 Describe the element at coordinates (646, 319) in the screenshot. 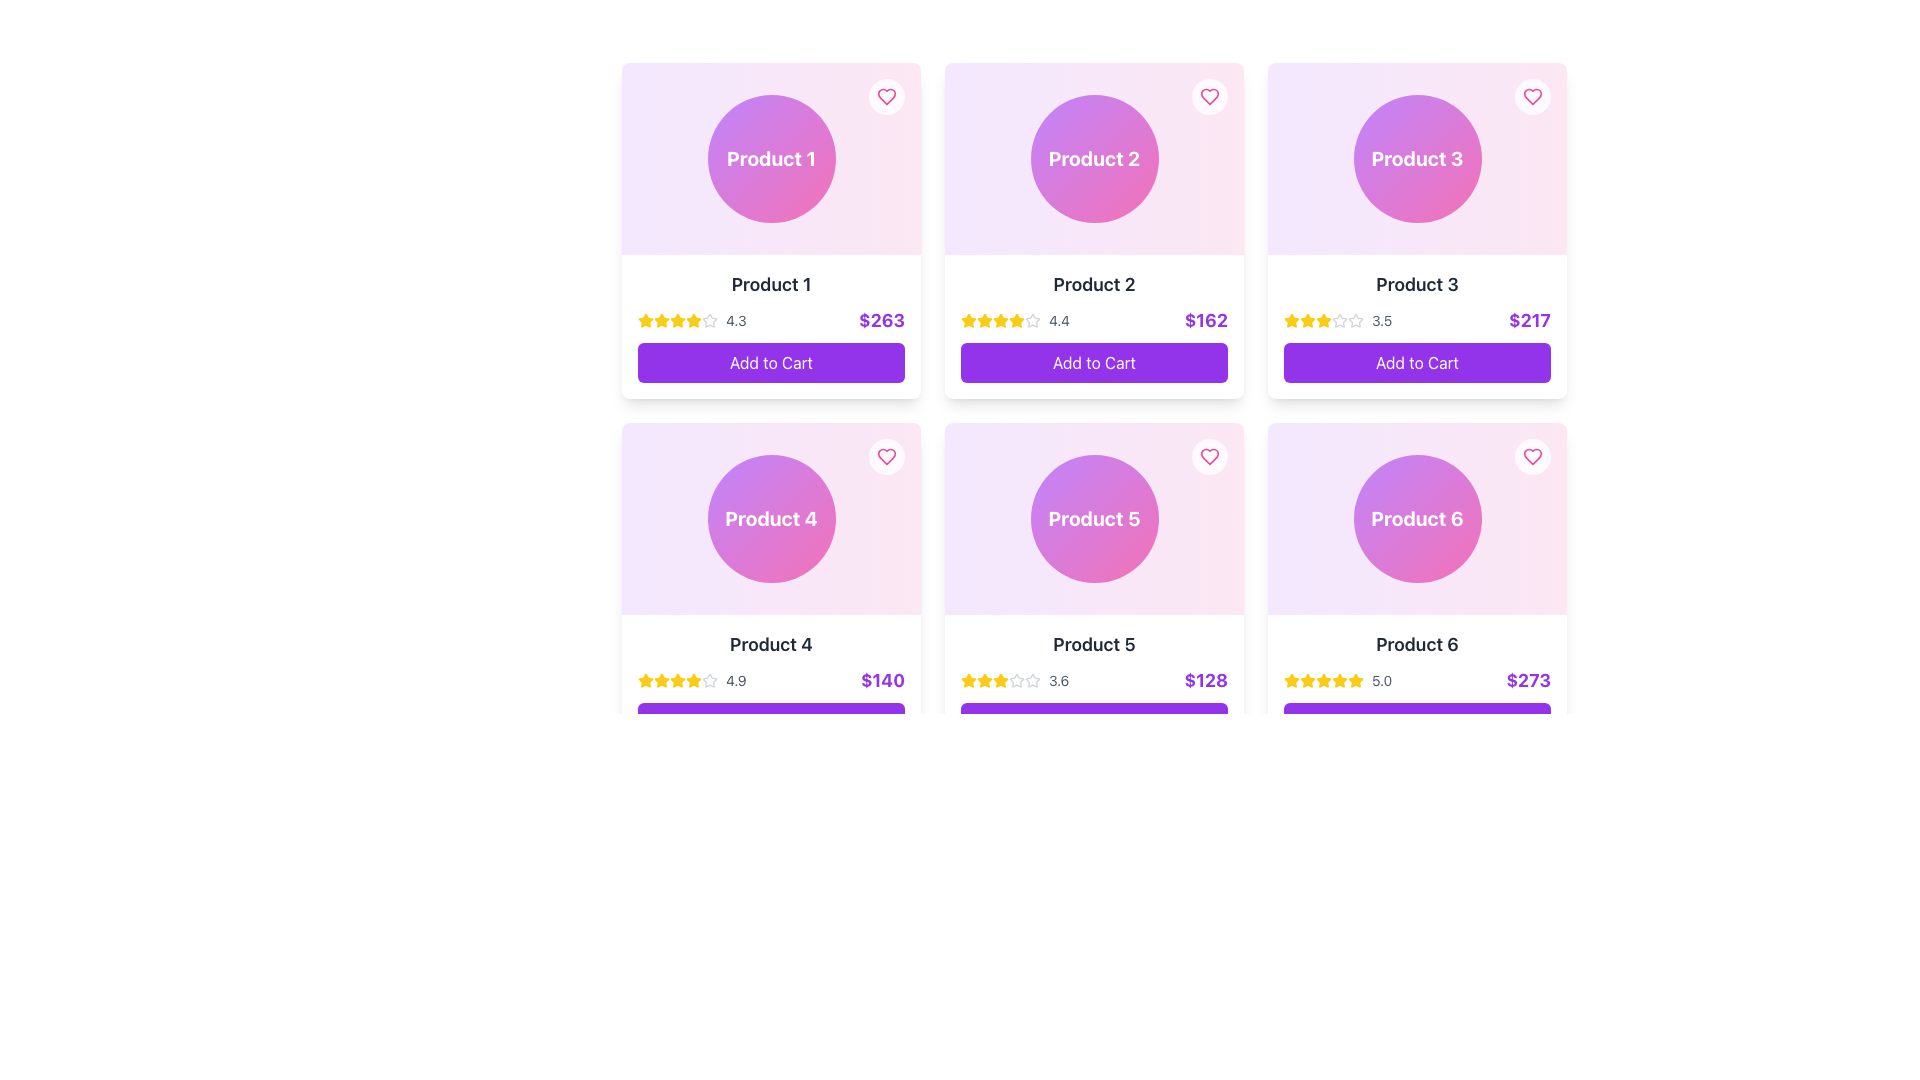

I see `the star icon representing the rating for 'Product 1'` at that location.